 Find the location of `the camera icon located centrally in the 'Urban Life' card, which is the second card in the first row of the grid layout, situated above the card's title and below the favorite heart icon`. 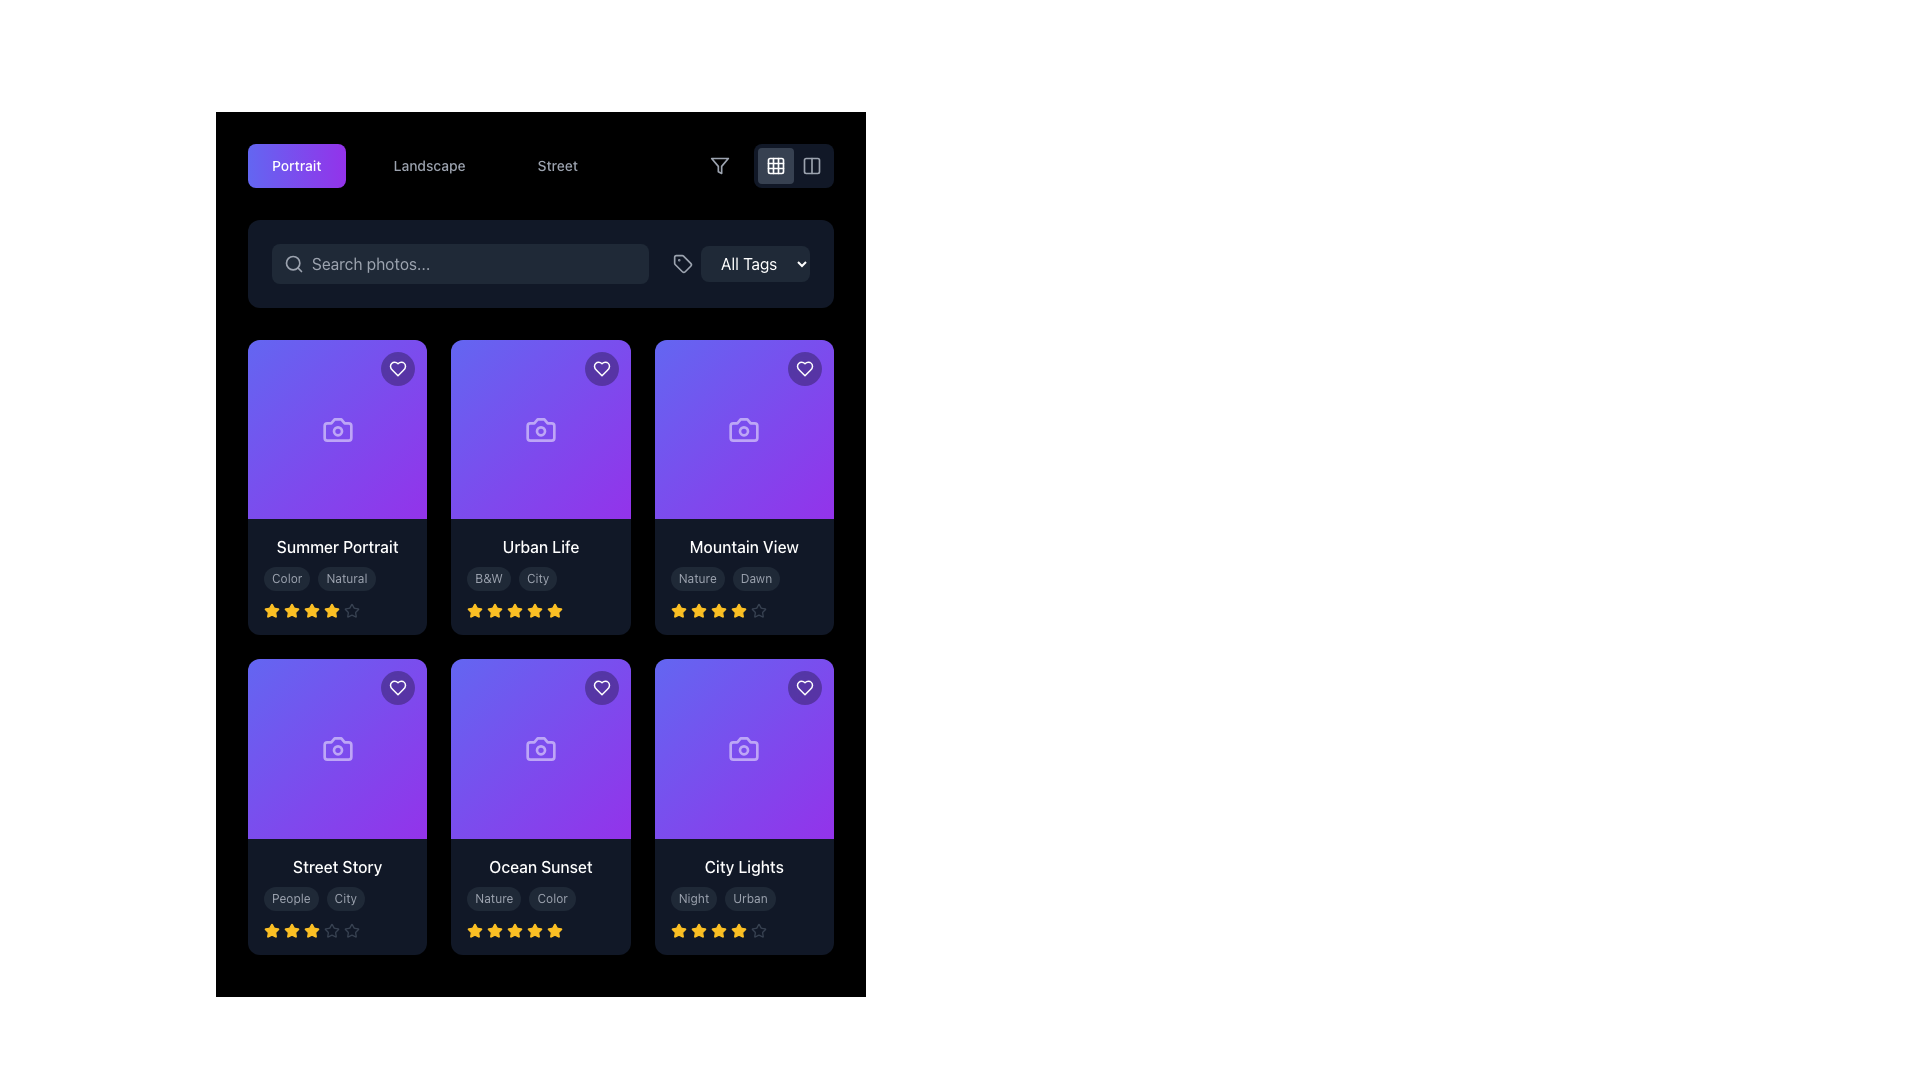

the camera icon located centrally in the 'Urban Life' card, which is the second card in the first row of the grid layout, situated above the card's title and below the favorite heart icon is located at coordinates (541, 428).